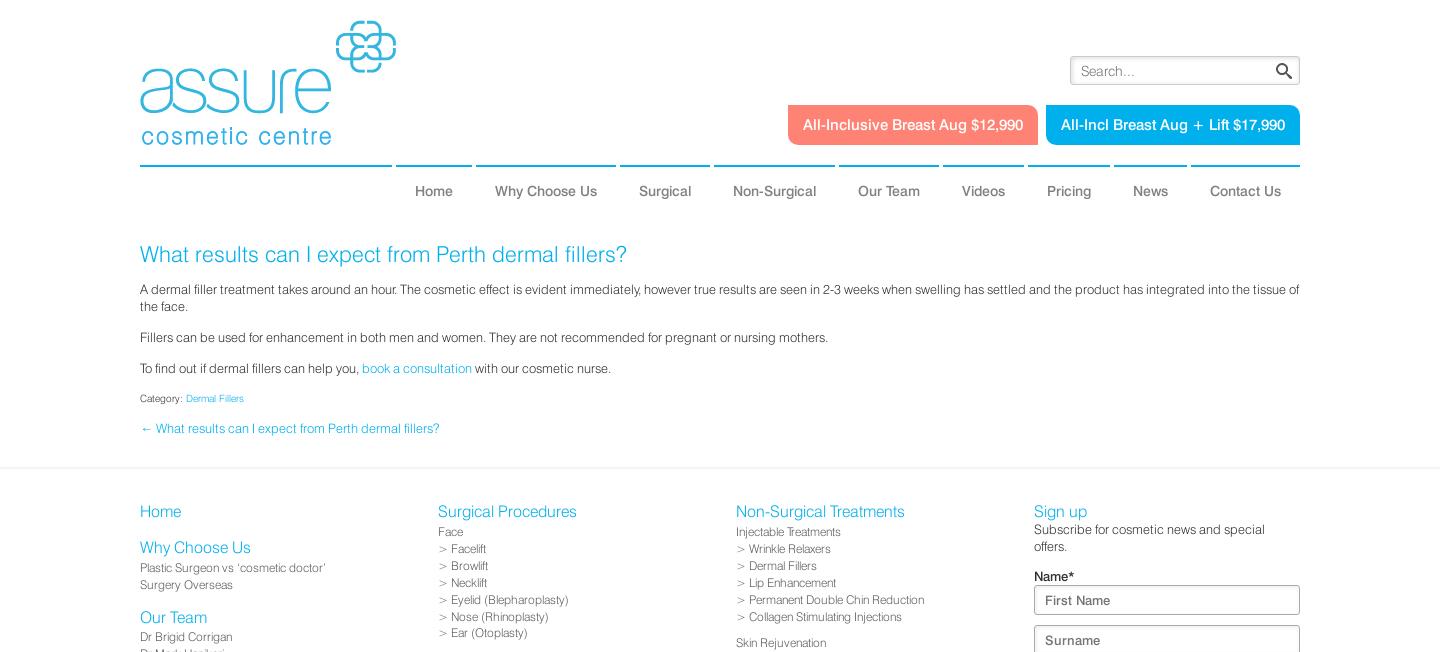 The image size is (1440, 652). I want to click on 'Surgical', so click(637, 189).